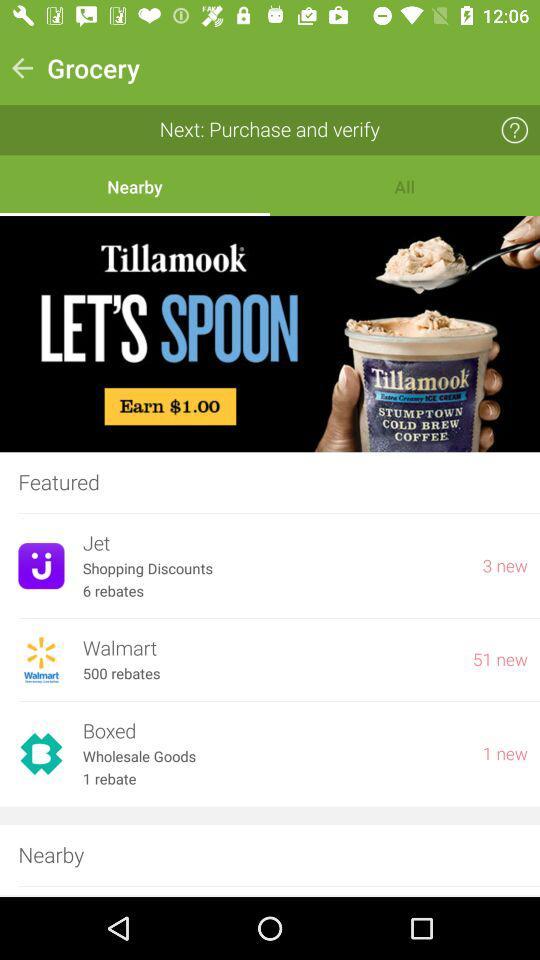 This screenshot has width=540, height=960. Describe the element at coordinates (272, 730) in the screenshot. I see `icon below 500 rebates item` at that location.